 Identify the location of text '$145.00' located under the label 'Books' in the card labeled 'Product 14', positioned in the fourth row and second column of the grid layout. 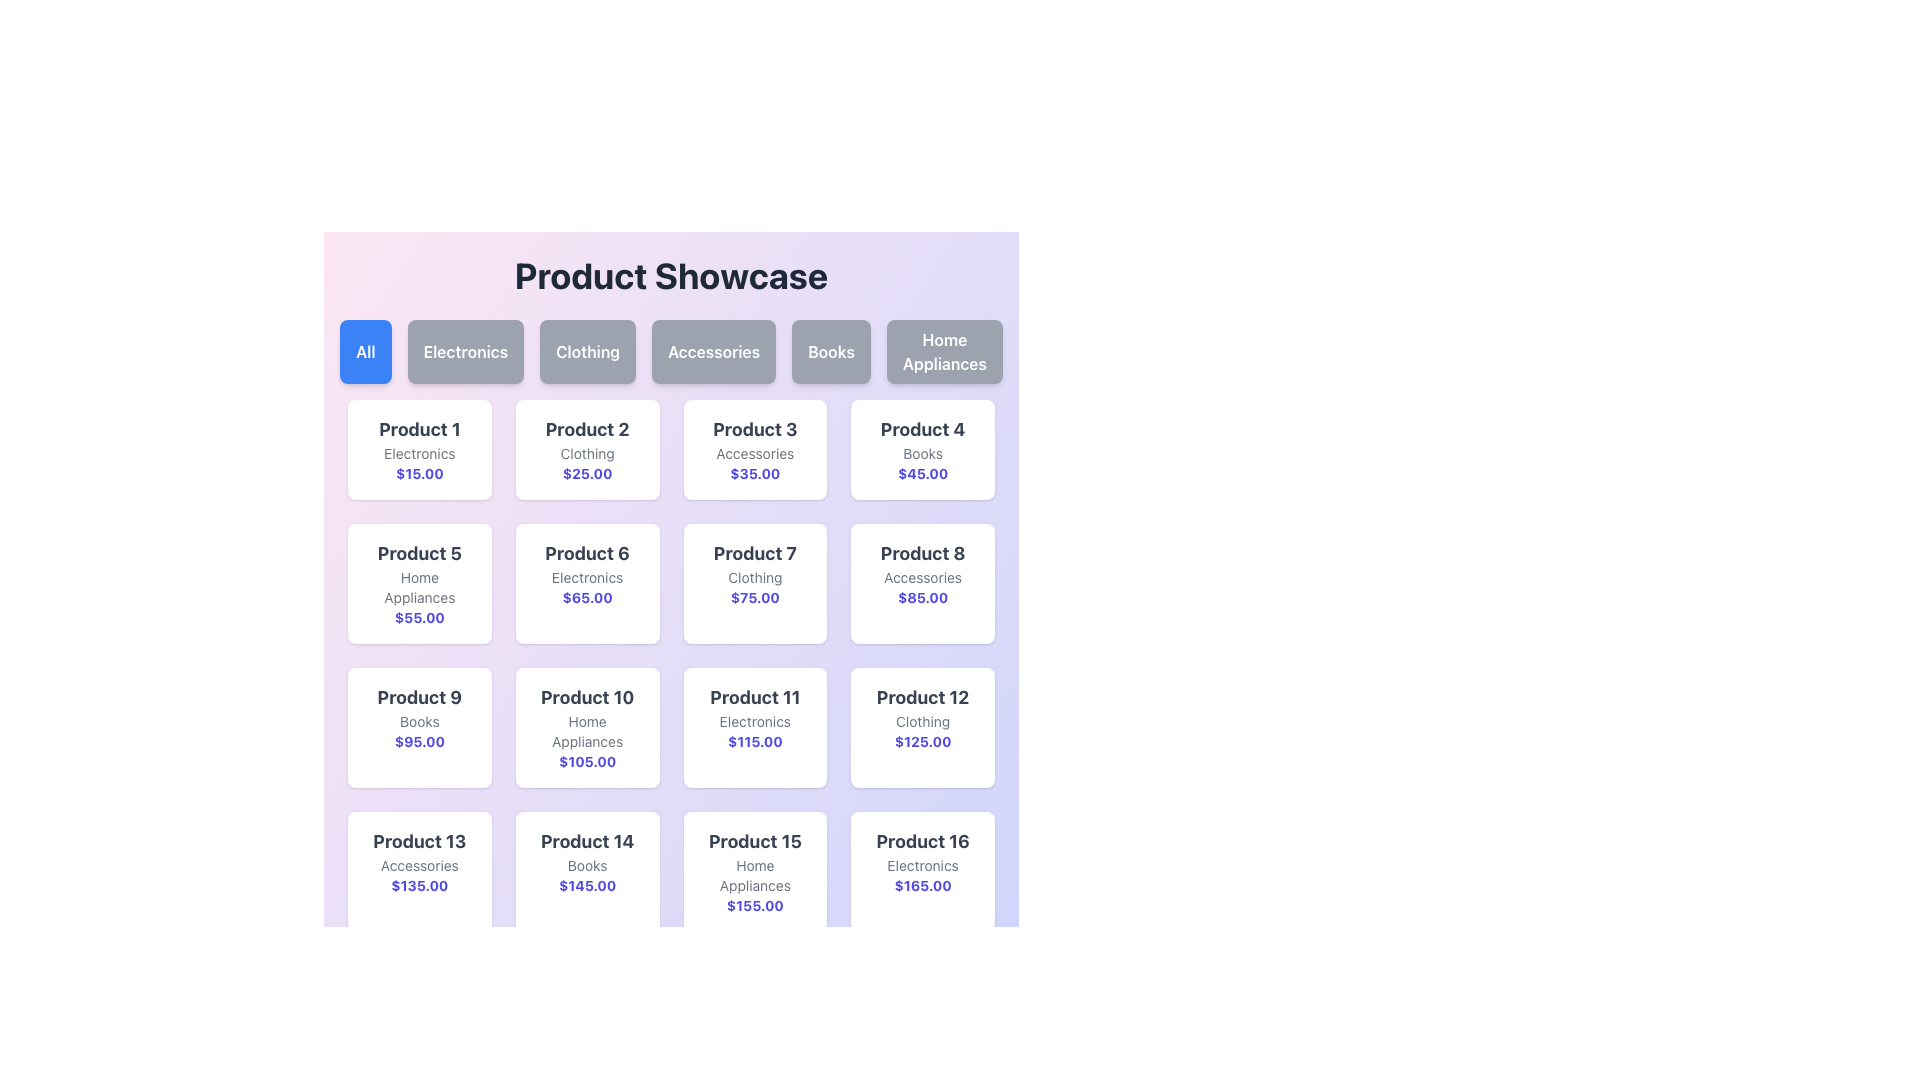
(586, 885).